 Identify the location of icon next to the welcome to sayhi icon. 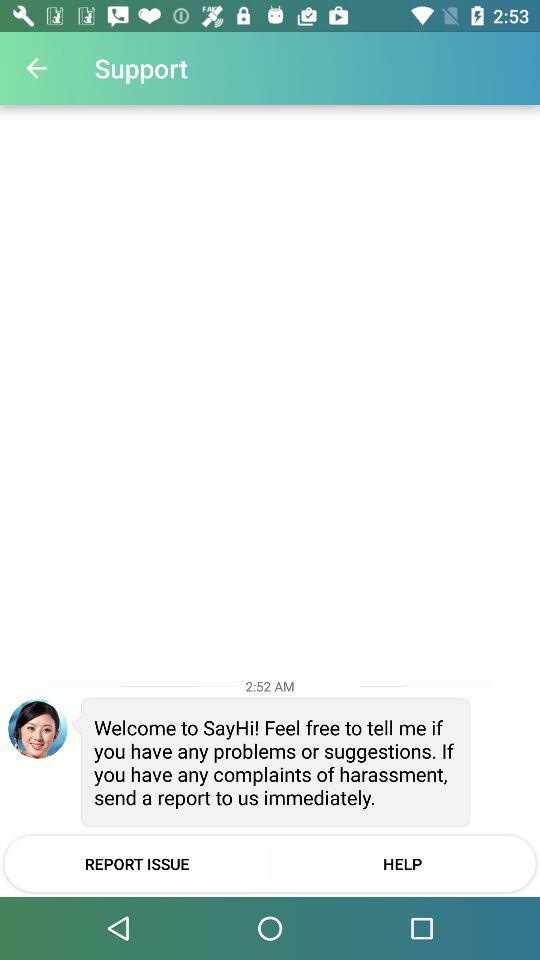
(37, 728).